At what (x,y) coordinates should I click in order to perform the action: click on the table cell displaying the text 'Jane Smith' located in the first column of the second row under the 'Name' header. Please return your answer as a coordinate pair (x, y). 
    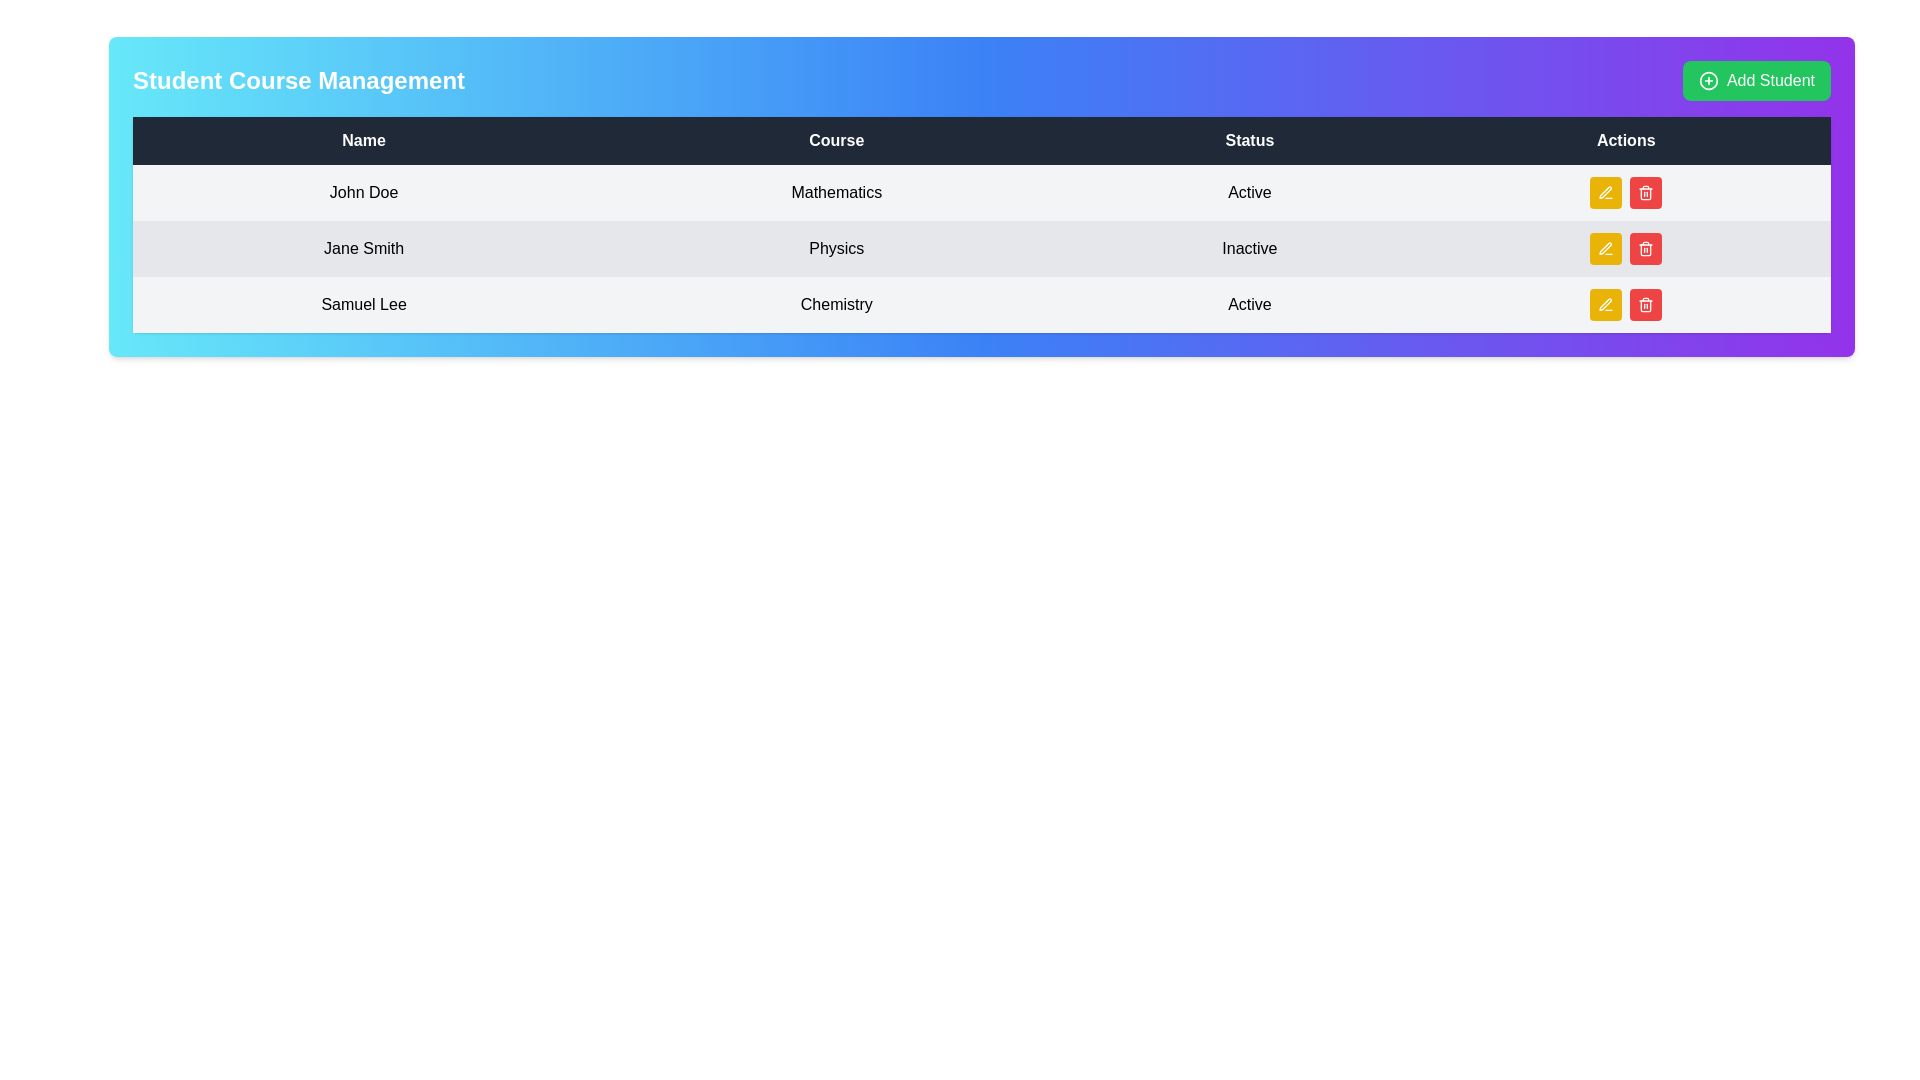
    Looking at the image, I should click on (364, 248).